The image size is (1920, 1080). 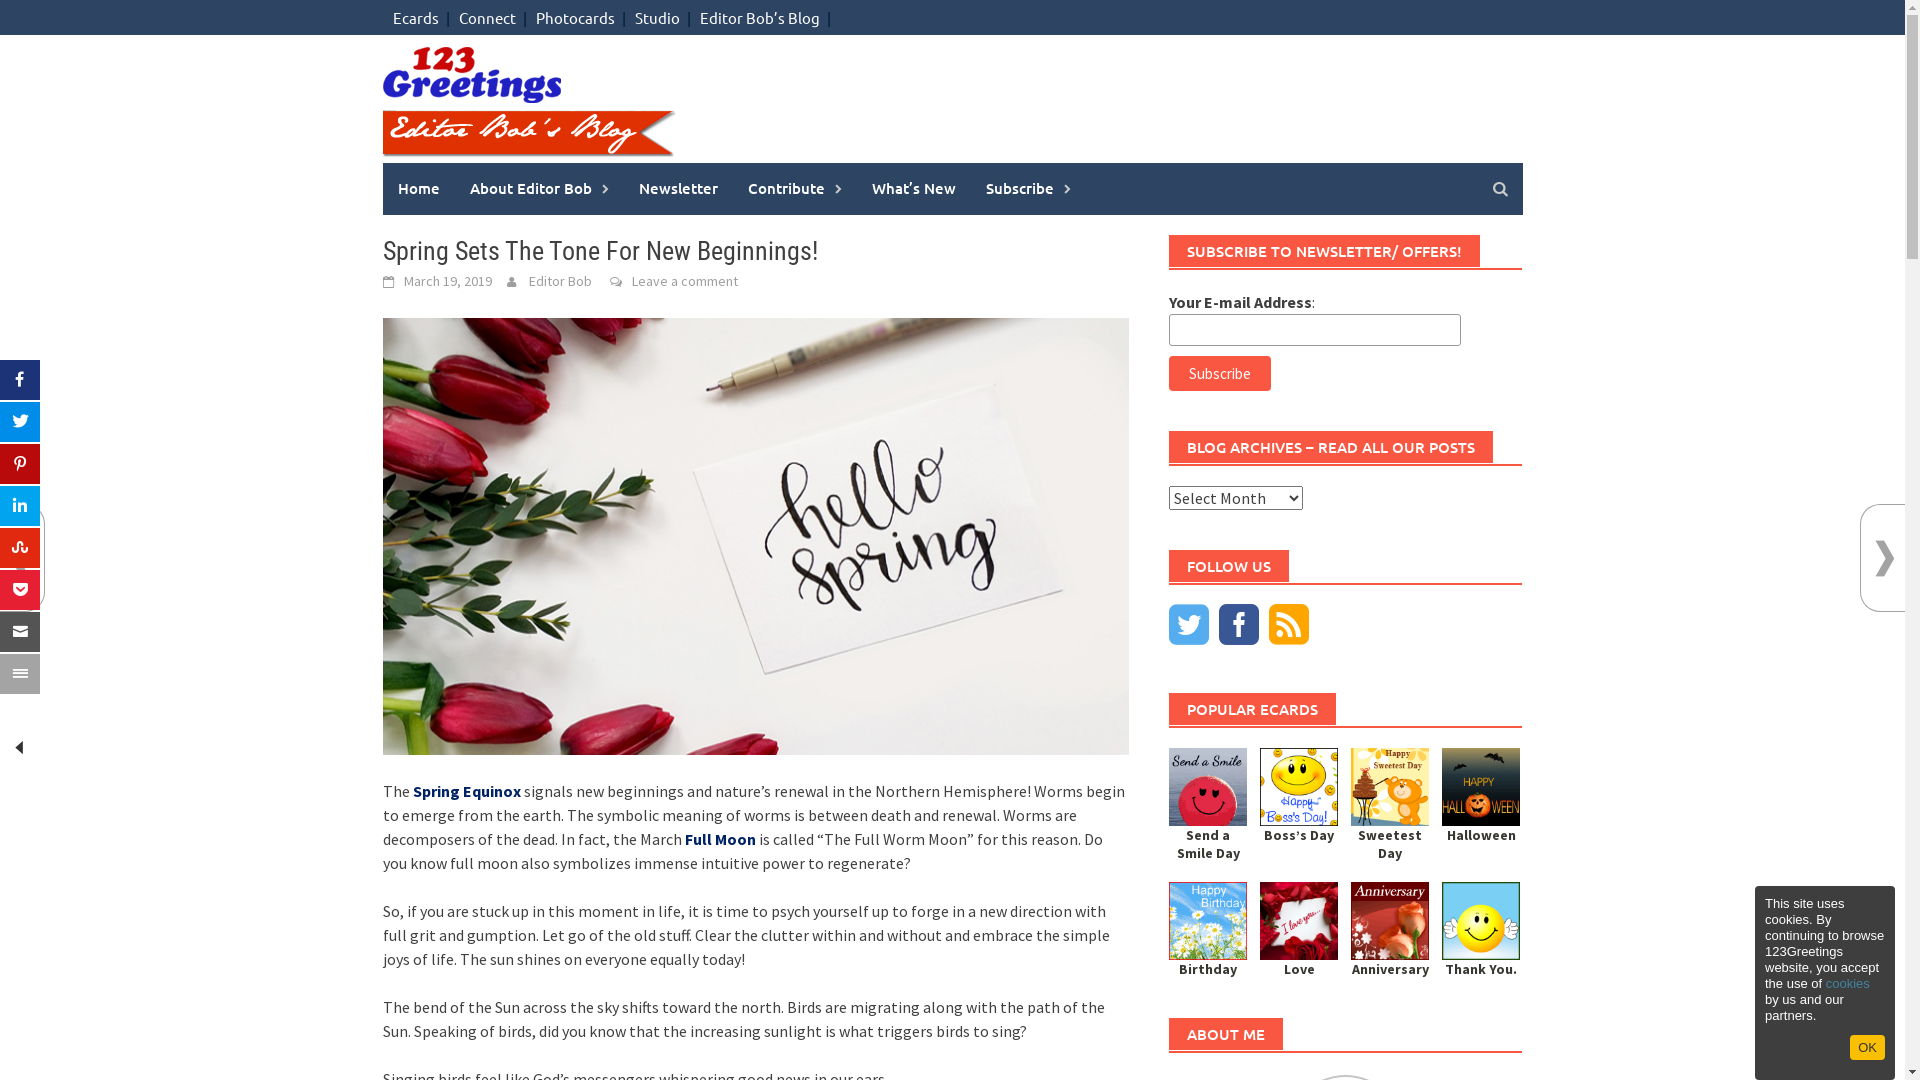 I want to click on 'Editor Bob', so click(x=559, y=281).